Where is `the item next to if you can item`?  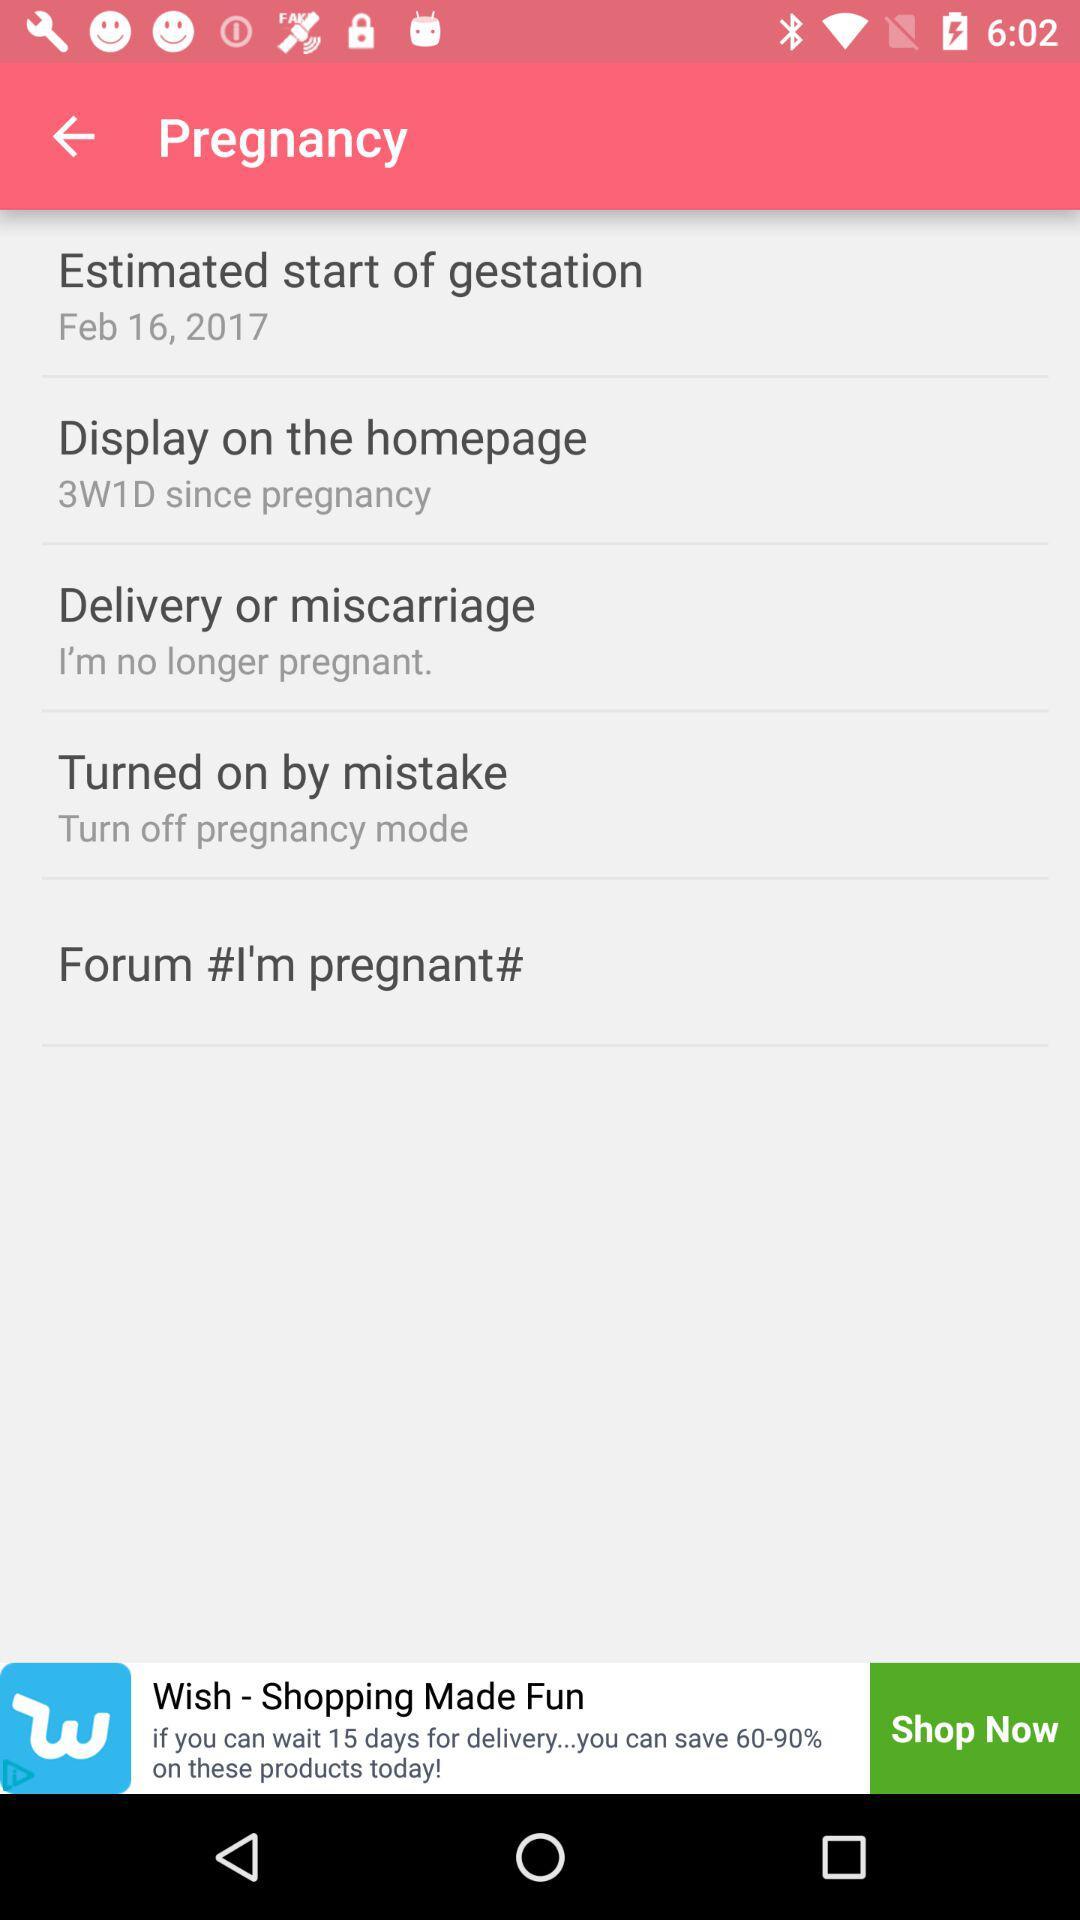
the item next to if you can item is located at coordinates (18, 1775).